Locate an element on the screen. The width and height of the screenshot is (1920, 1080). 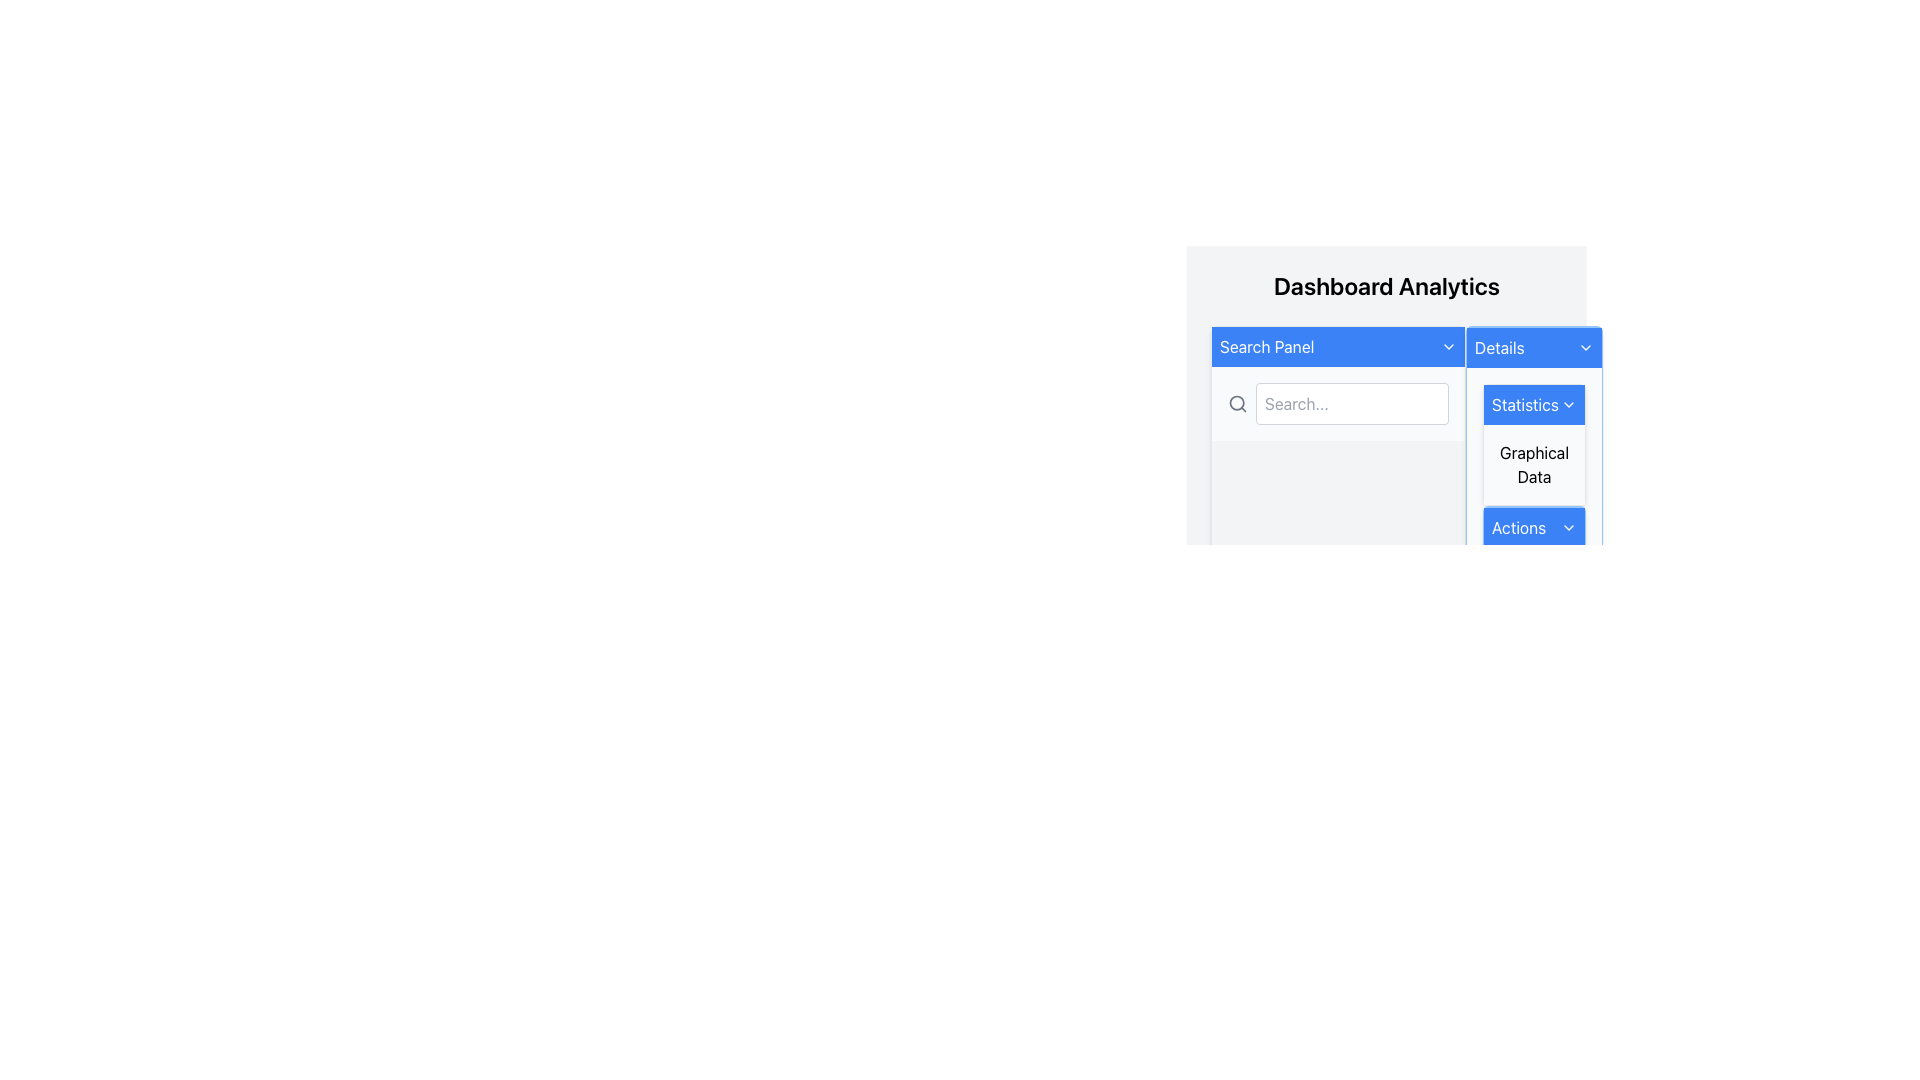
the downwards pointing chevron arrow button on the right side of the 'Search Panel' header is located at coordinates (1449, 346).